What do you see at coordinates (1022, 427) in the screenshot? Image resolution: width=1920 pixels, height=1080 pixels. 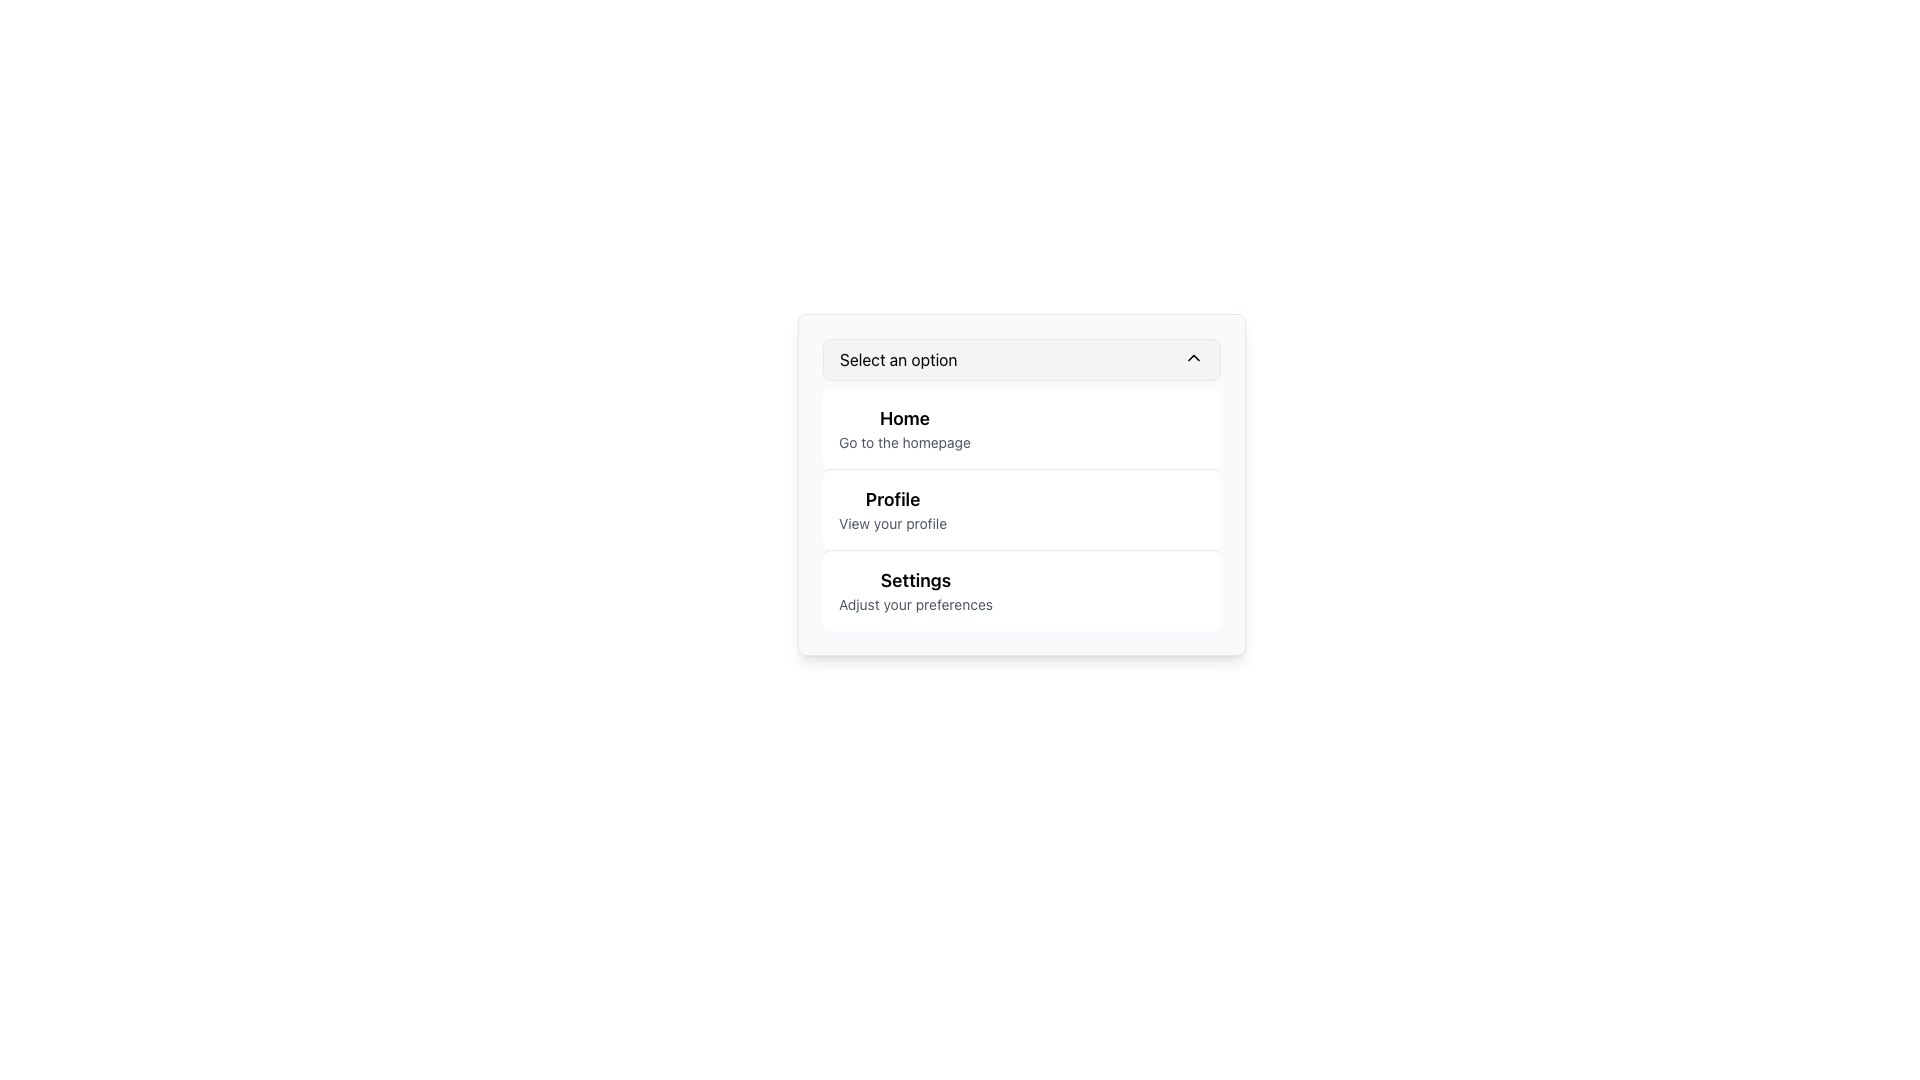 I see `the 'Home' menu item, which is the first option in the vertically stacked selection menu and features a bolded title and a supporting description` at bounding box center [1022, 427].